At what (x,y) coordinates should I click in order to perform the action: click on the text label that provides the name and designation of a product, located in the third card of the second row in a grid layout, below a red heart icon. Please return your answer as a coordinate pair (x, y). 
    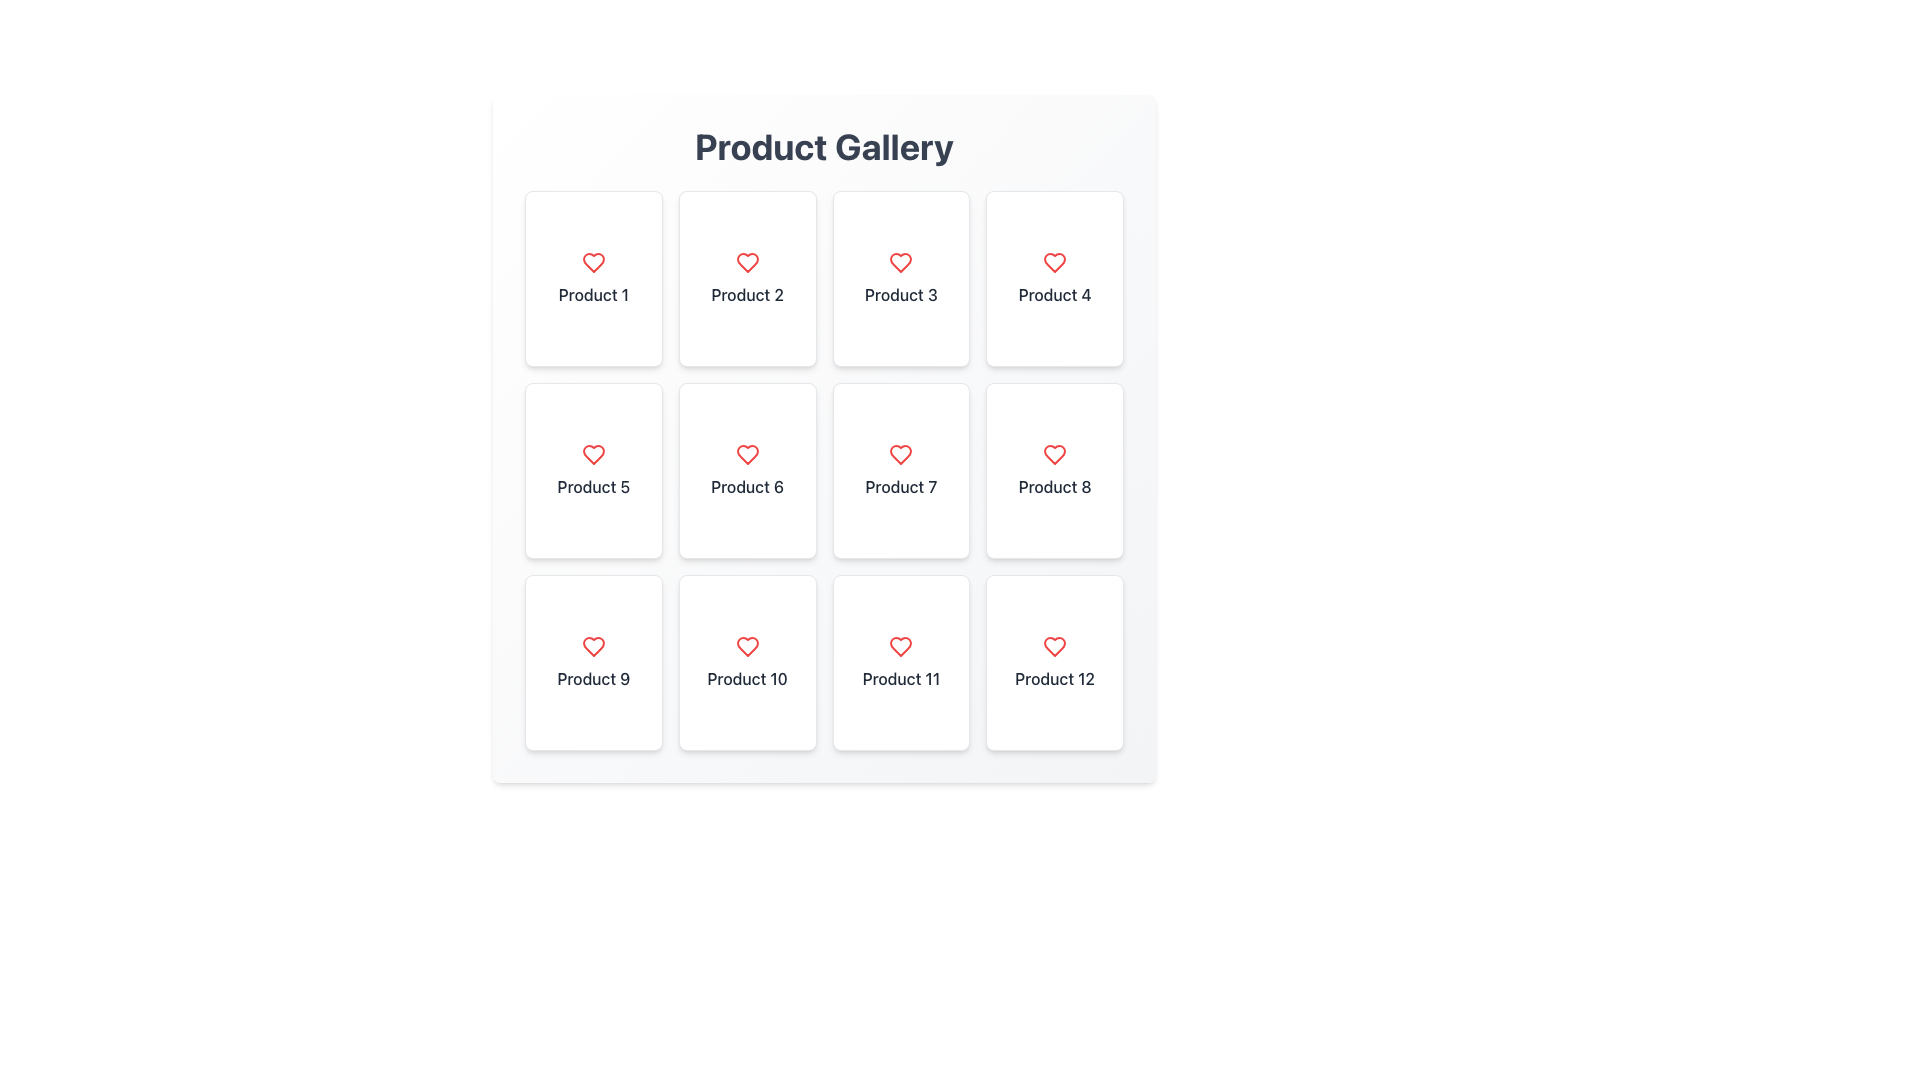
    Looking at the image, I should click on (592, 486).